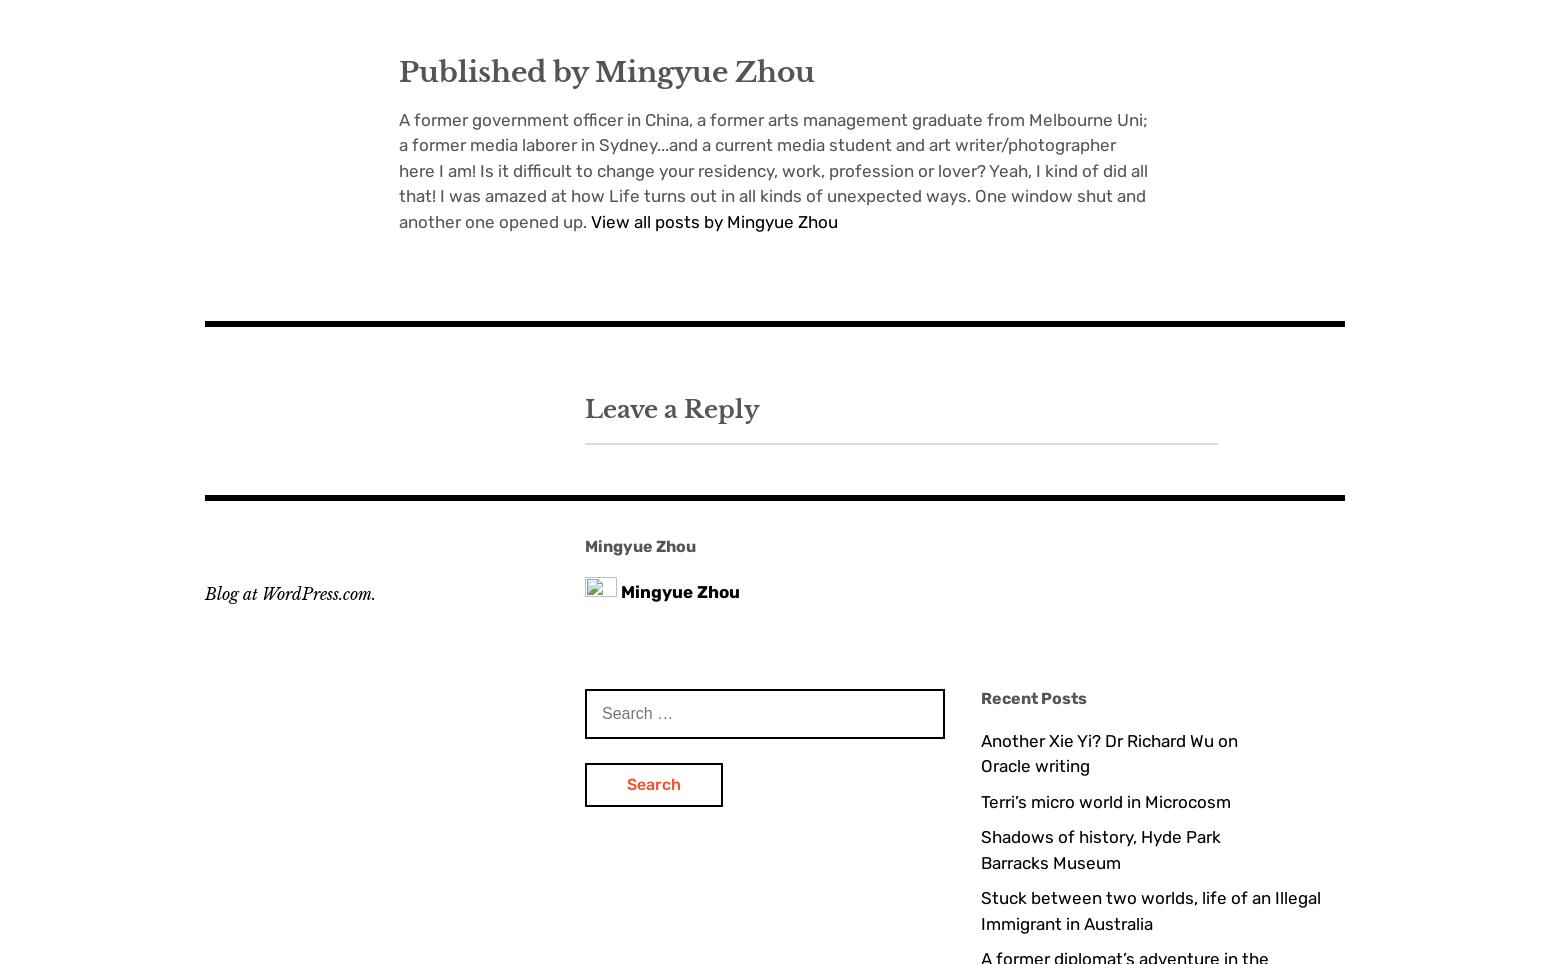  Describe the element at coordinates (204, 591) in the screenshot. I see `'Blog at WordPress.com.'` at that location.